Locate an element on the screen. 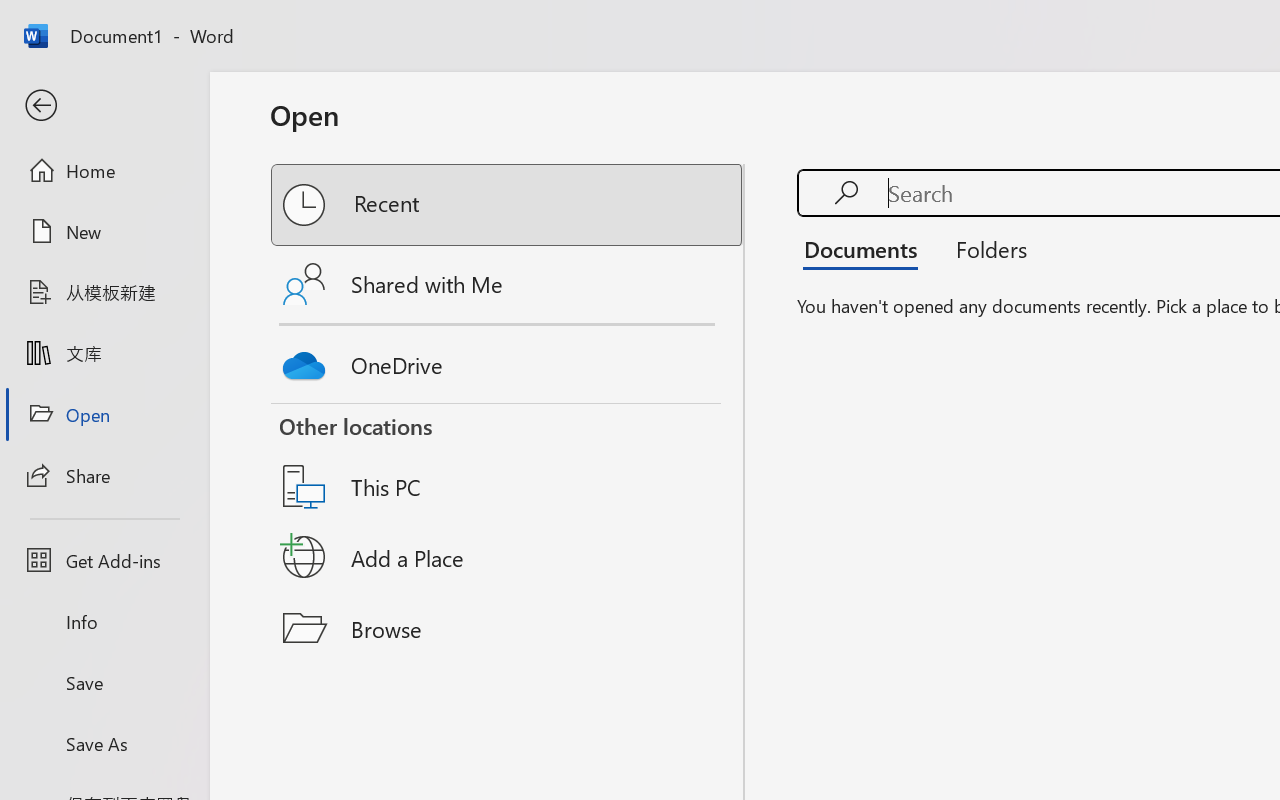 Image resolution: width=1280 pixels, height=800 pixels. 'Get Add-ins' is located at coordinates (103, 560).